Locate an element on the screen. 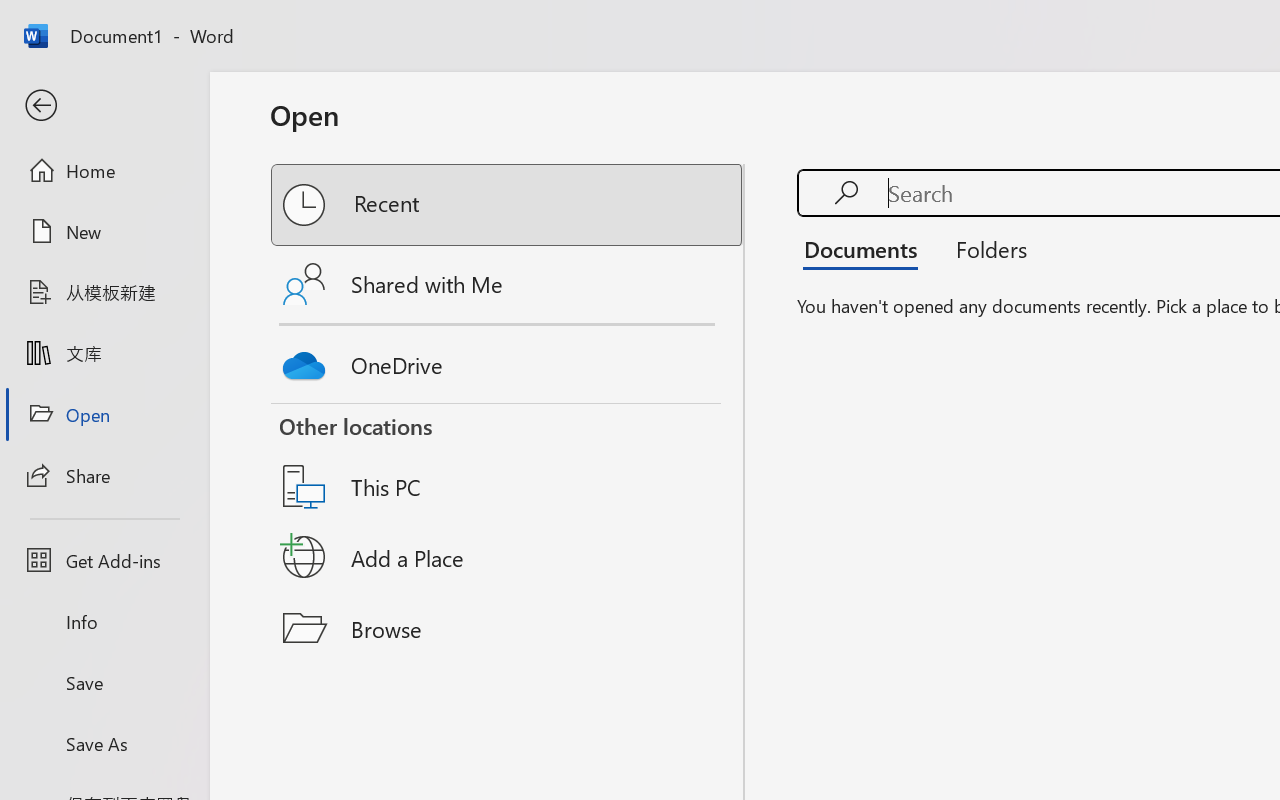 Image resolution: width=1280 pixels, height=800 pixels. 'Get Add-ins' is located at coordinates (103, 560).